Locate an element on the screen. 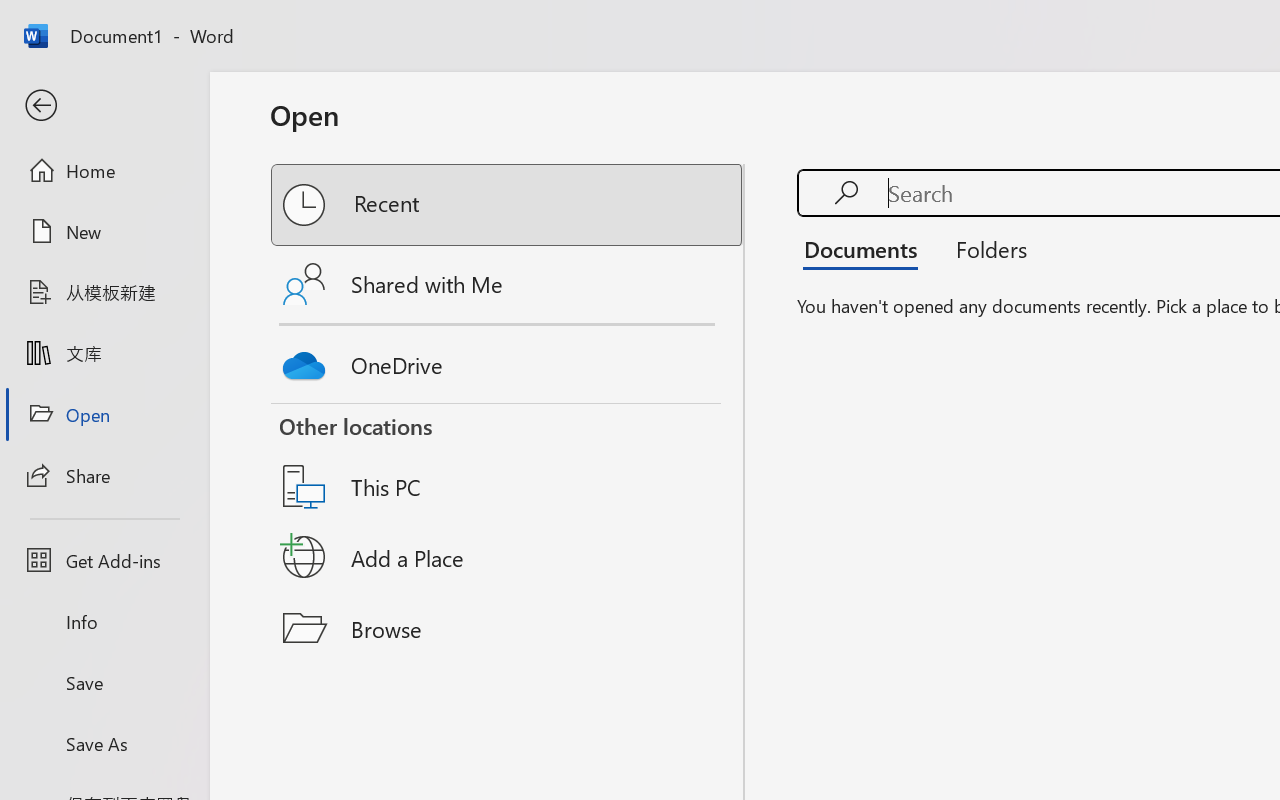 Image resolution: width=1280 pixels, height=800 pixels. 'Get Add-ins' is located at coordinates (103, 560).